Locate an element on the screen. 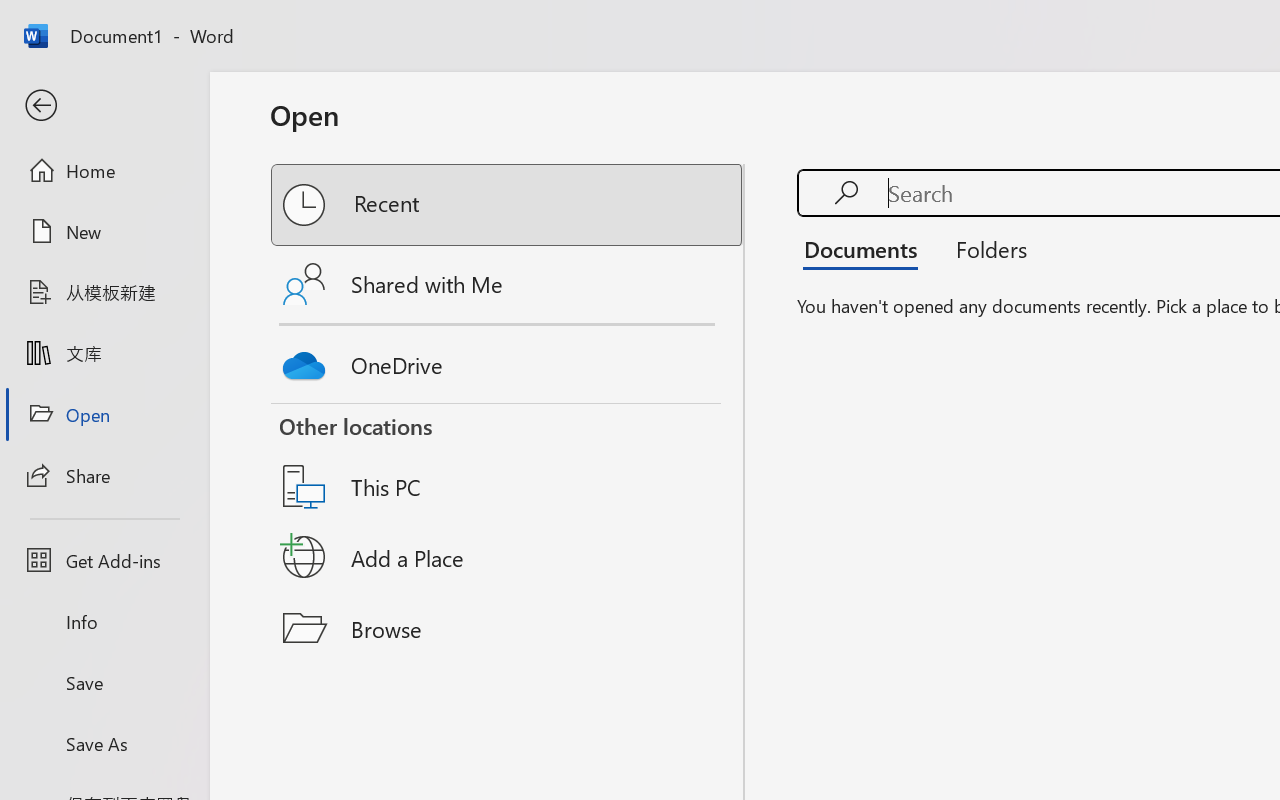 Image resolution: width=1280 pixels, height=800 pixels. 'Get Add-ins' is located at coordinates (103, 560).